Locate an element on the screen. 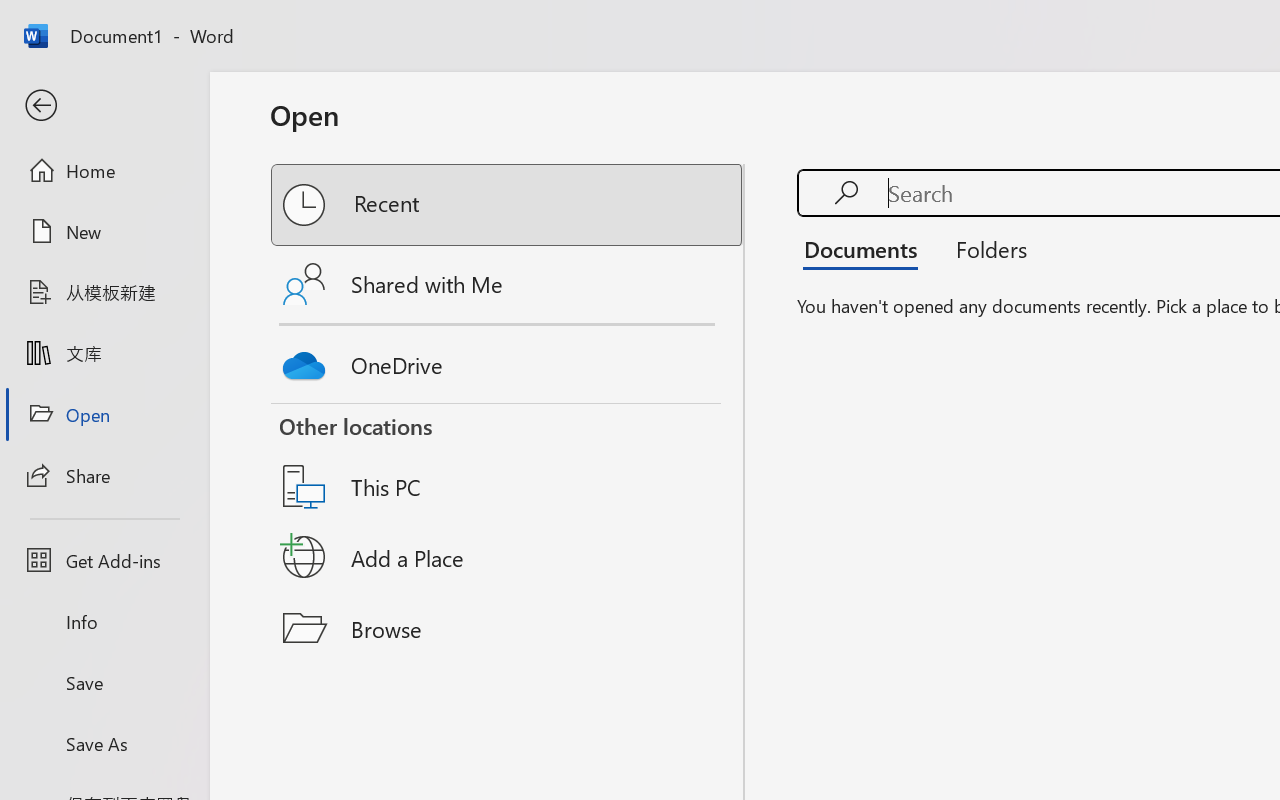 Image resolution: width=1280 pixels, height=800 pixels. 'Get Add-ins' is located at coordinates (103, 560).